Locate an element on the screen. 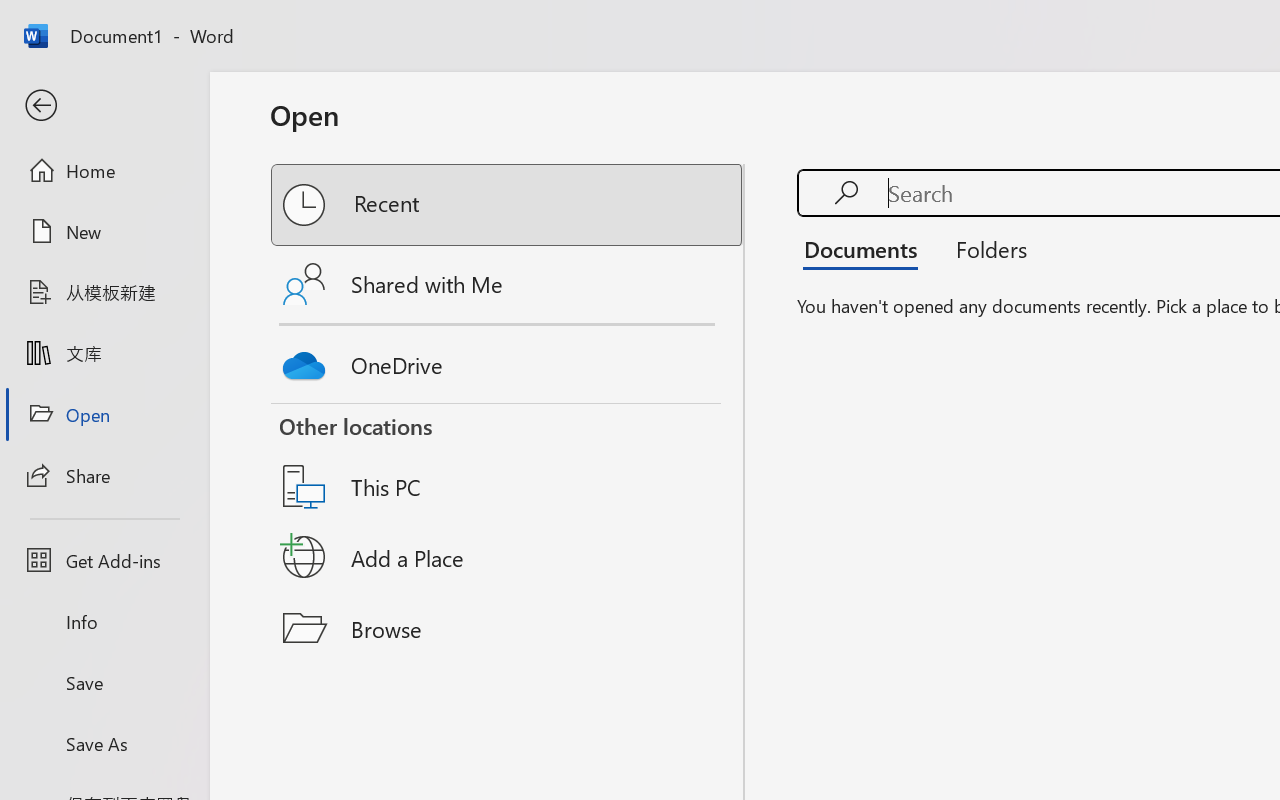 Image resolution: width=1280 pixels, height=800 pixels. 'Get Add-ins' is located at coordinates (103, 560).